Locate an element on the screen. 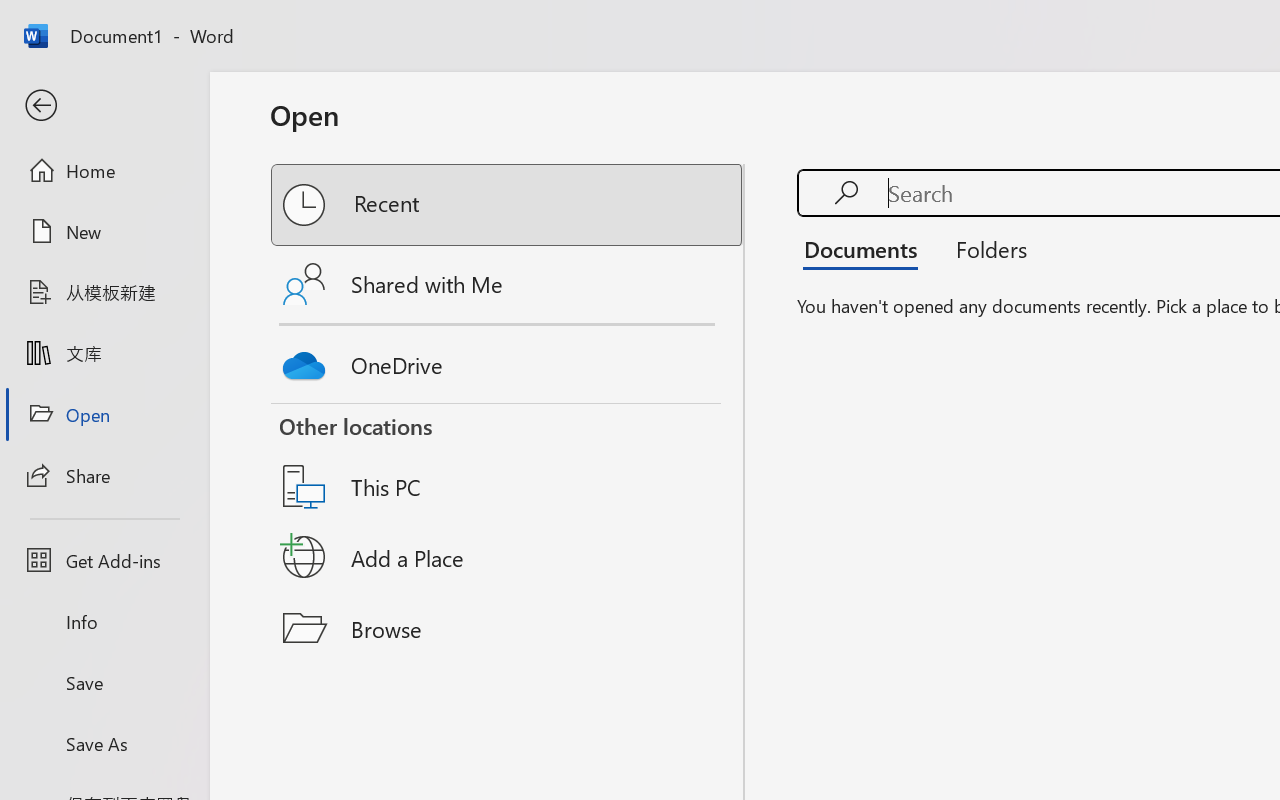 Image resolution: width=1280 pixels, height=800 pixels. 'Get Add-ins' is located at coordinates (103, 560).